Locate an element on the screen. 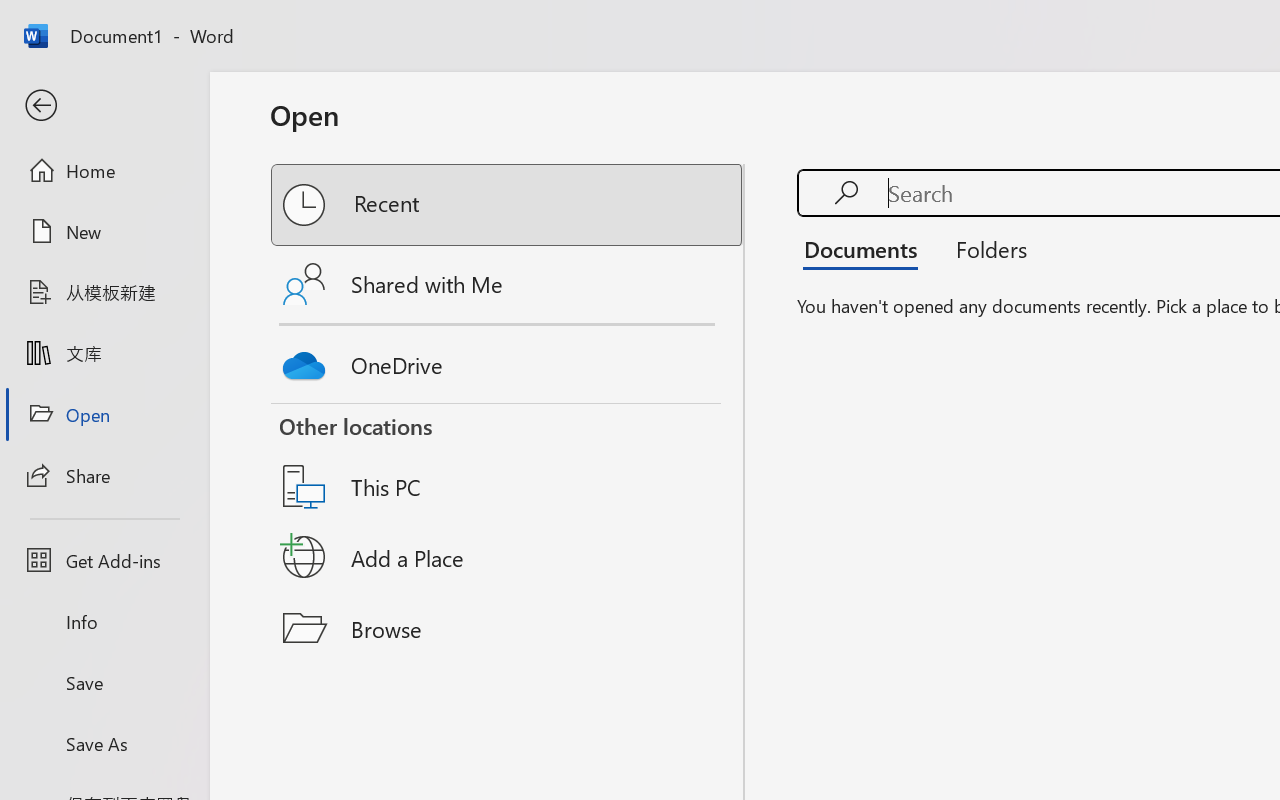 Image resolution: width=1280 pixels, height=800 pixels. 'Get Add-ins' is located at coordinates (103, 560).